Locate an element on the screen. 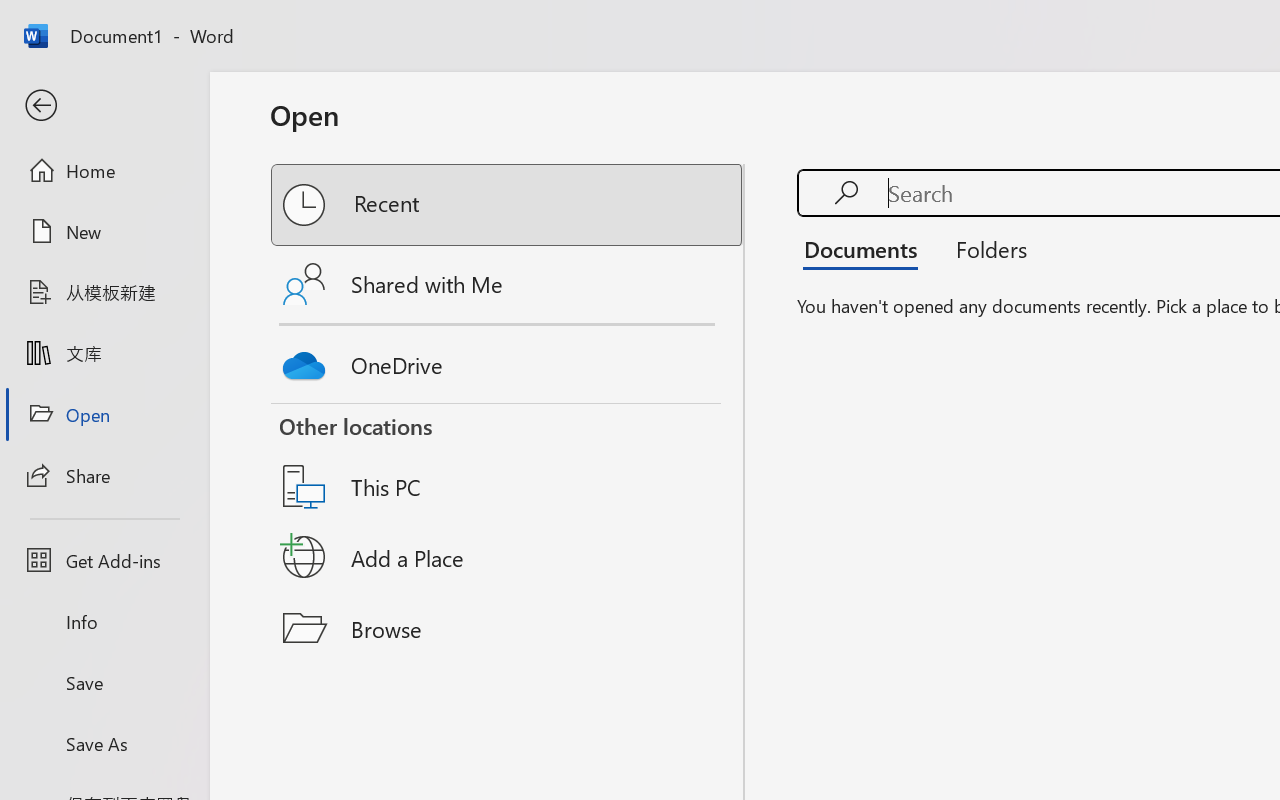 Image resolution: width=1280 pixels, height=800 pixels. 'Get Add-ins' is located at coordinates (103, 560).